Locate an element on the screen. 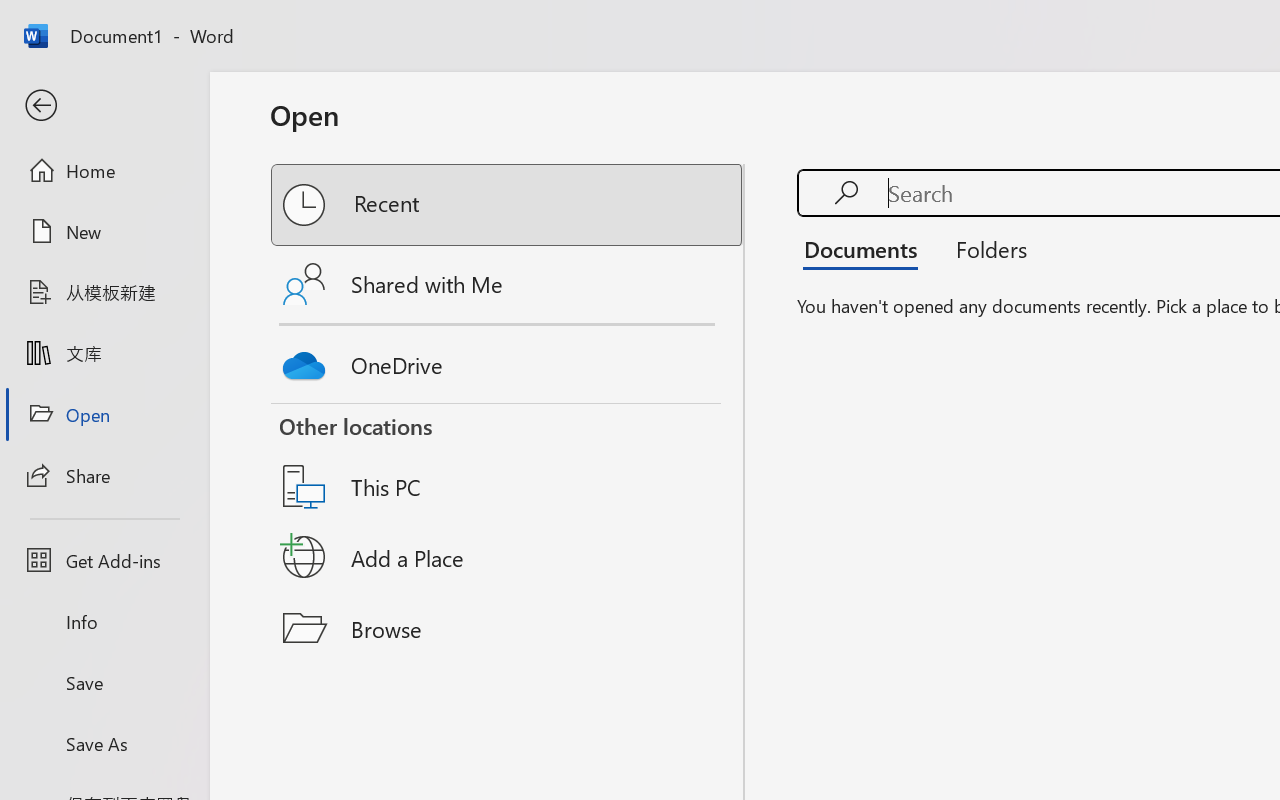 Image resolution: width=1280 pixels, height=800 pixels. 'Get Add-ins' is located at coordinates (103, 560).